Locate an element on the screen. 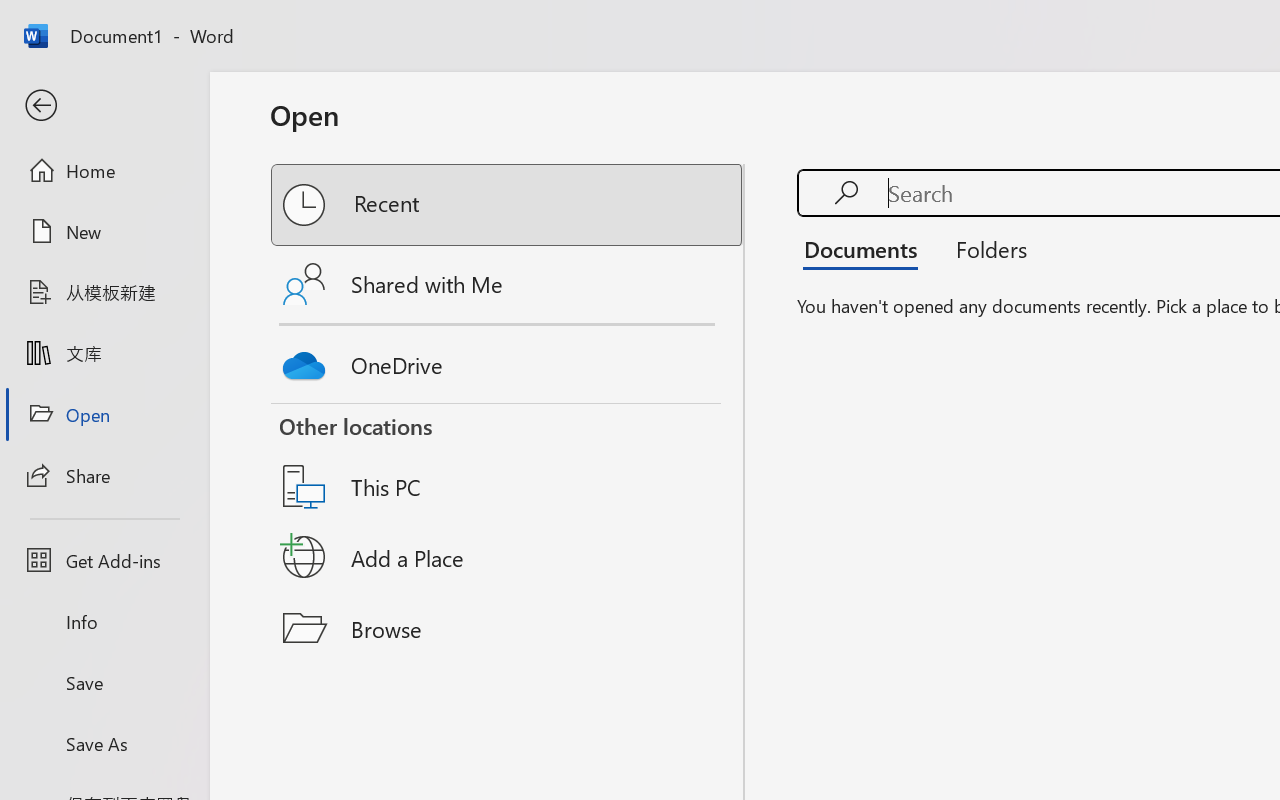 Image resolution: width=1280 pixels, height=800 pixels. 'Get Add-ins' is located at coordinates (103, 560).